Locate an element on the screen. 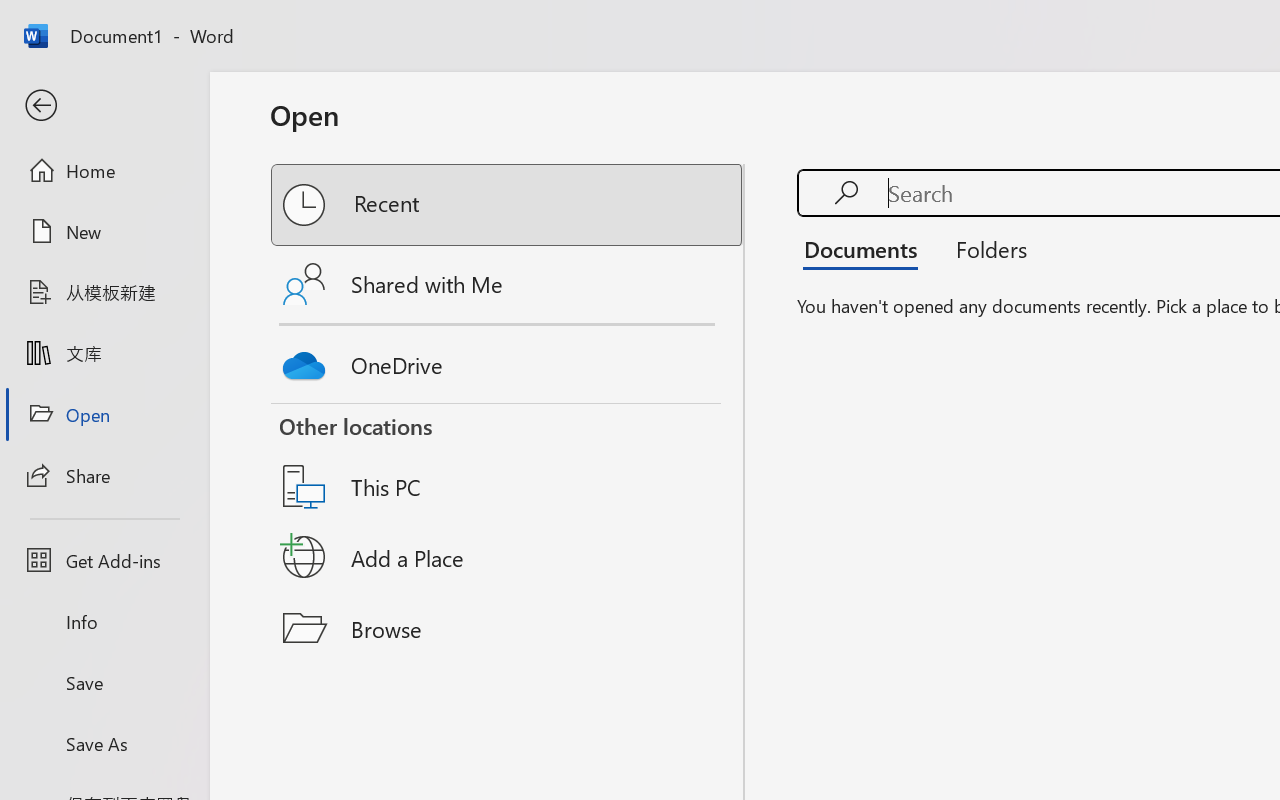 Image resolution: width=1280 pixels, height=800 pixels. 'Get Add-ins' is located at coordinates (103, 560).